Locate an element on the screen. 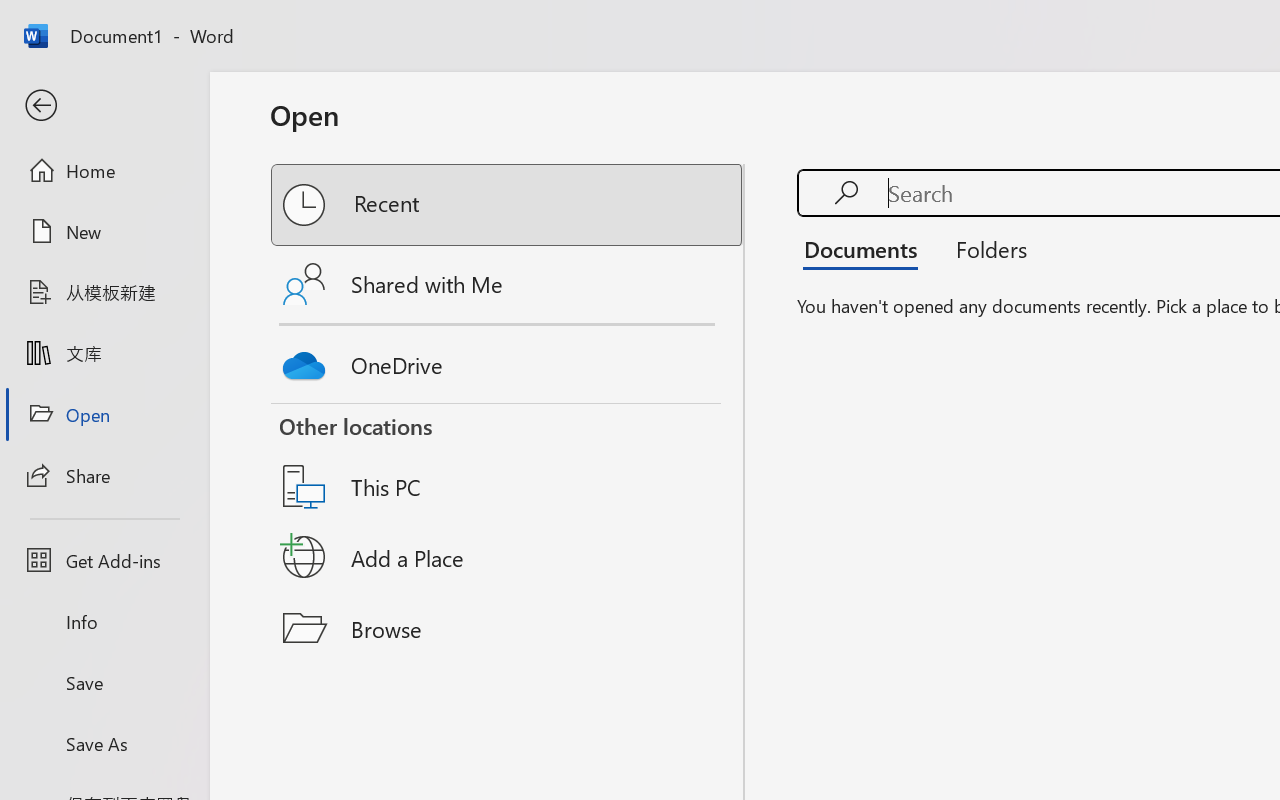 Image resolution: width=1280 pixels, height=800 pixels. 'Get Add-ins' is located at coordinates (103, 560).